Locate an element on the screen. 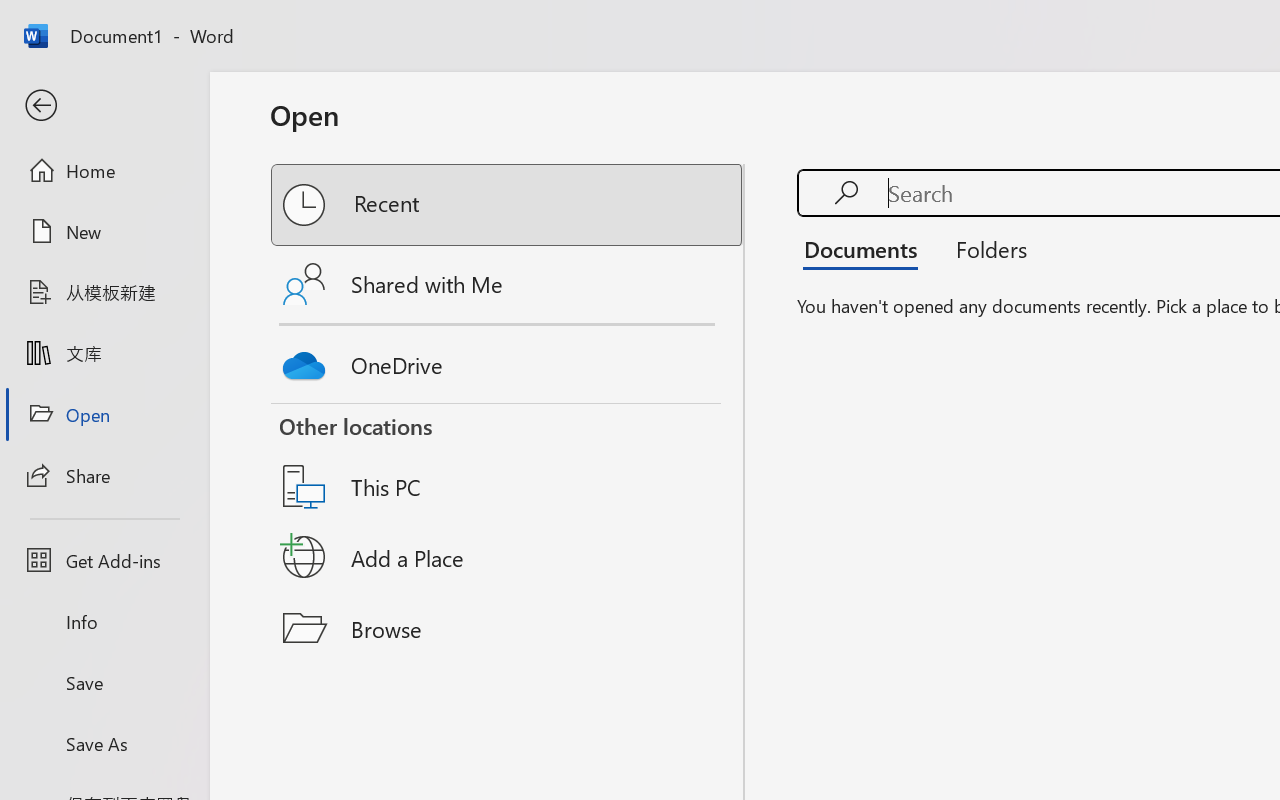 Image resolution: width=1280 pixels, height=800 pixels. 'Get Add-ins' is located at coordinates (103, 560).